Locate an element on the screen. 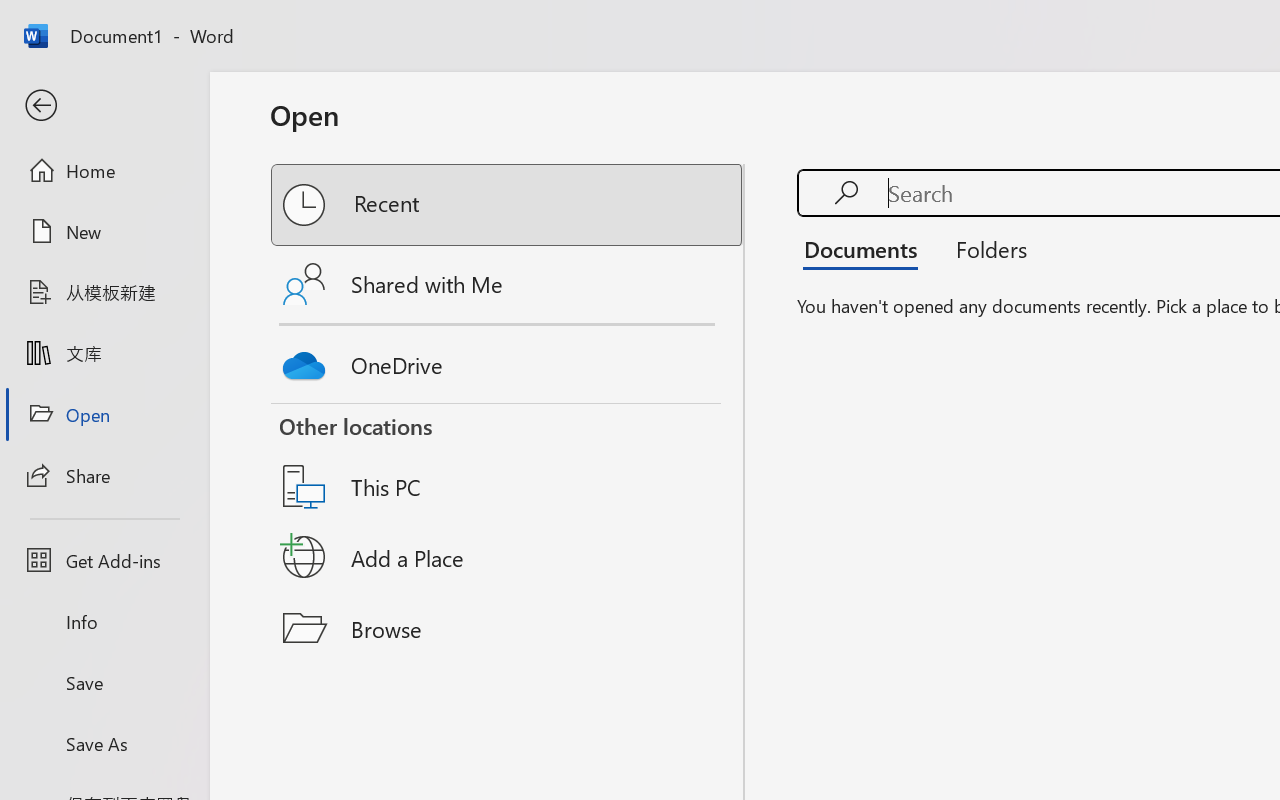 Image resolution: width=1280 pixels, height=800 pixels. 'Get Add-ins' is located at coordinates (103, 560).